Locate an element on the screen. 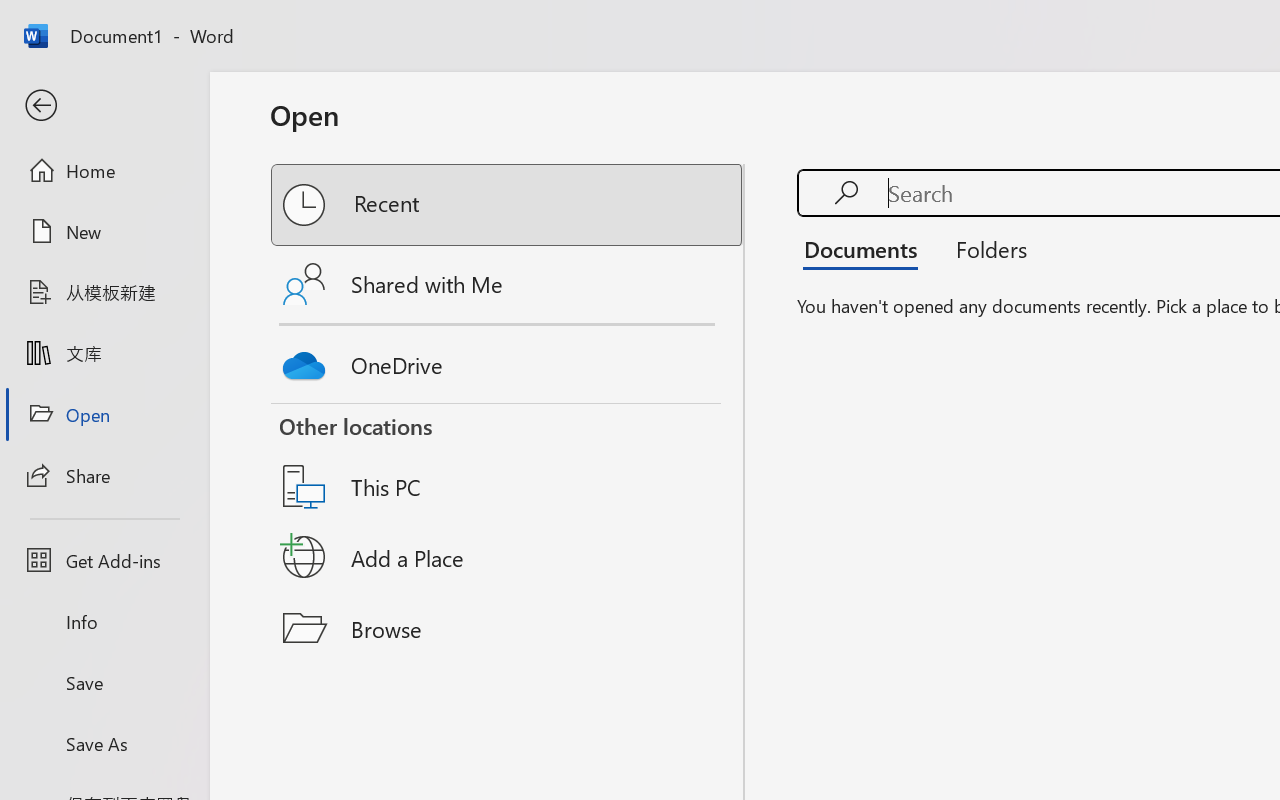 Image resolution: width=1280 pixels, height=800 pixels. 'Get Add-ins' is located at coordinates (103, 560).